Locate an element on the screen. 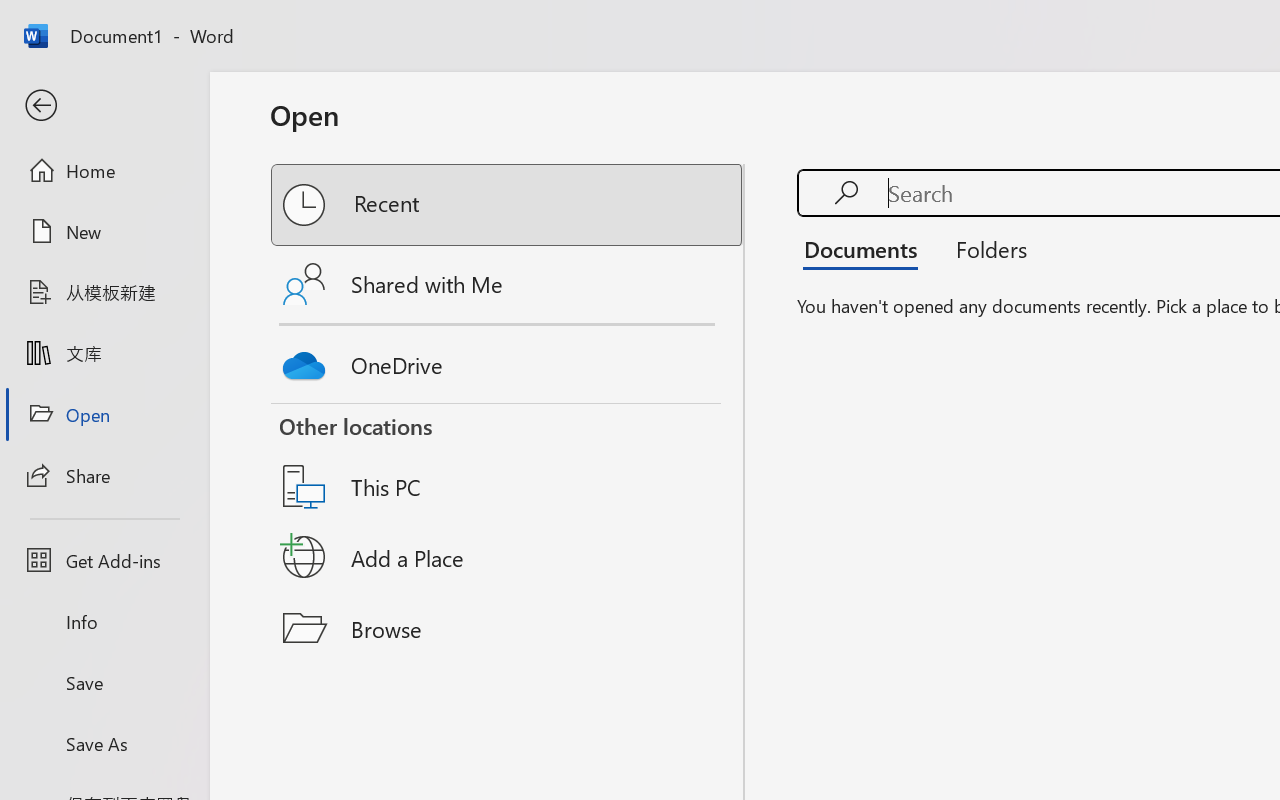 Image resolution: width=1280 pixels, height=800 pixels. 'Get Add-ins' is located at coordinates (103, 560).